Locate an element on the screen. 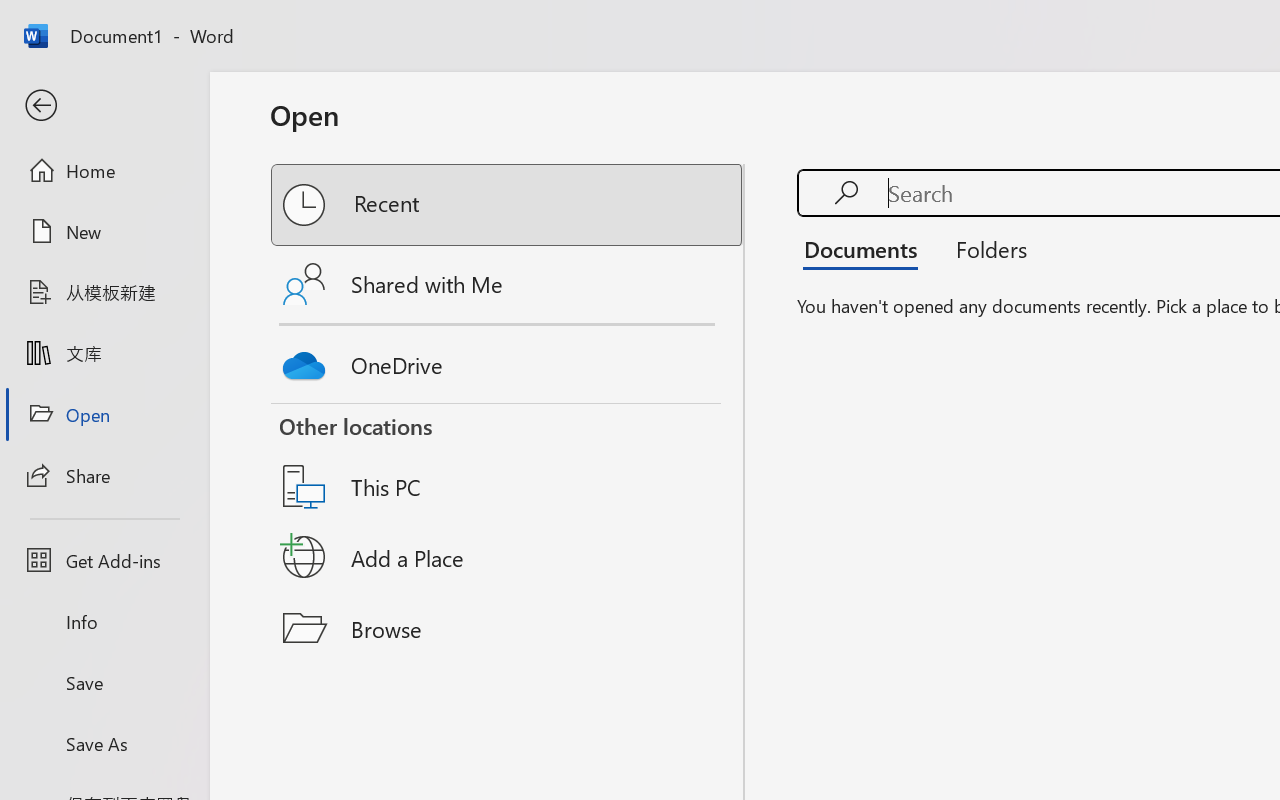 Image resolution: width=1280 pixels, height=800 pixels. 'Get Add-ins' is located at coordinates (103, 560).